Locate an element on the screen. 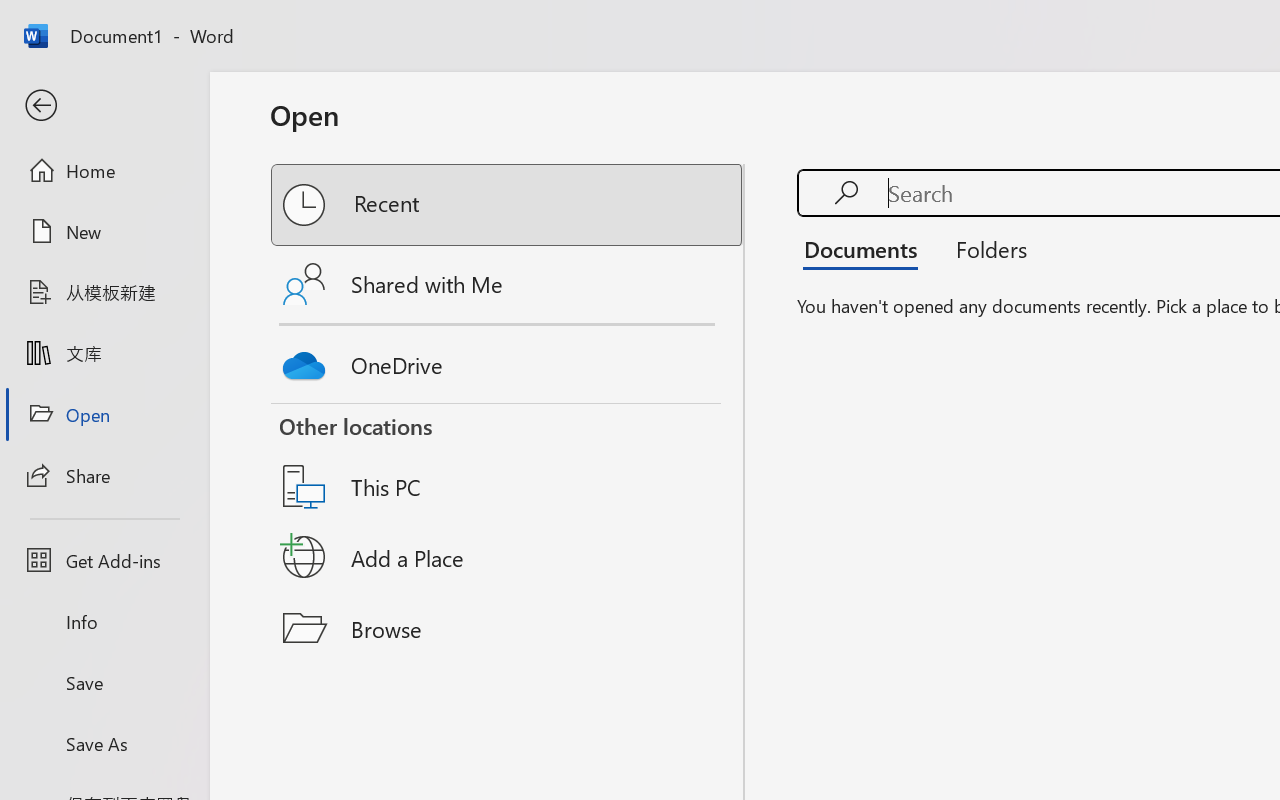 Image resolution: width=1280 pixels, height=800 pixels. 'Get Add-ins' is located at coordinates (103, 560).